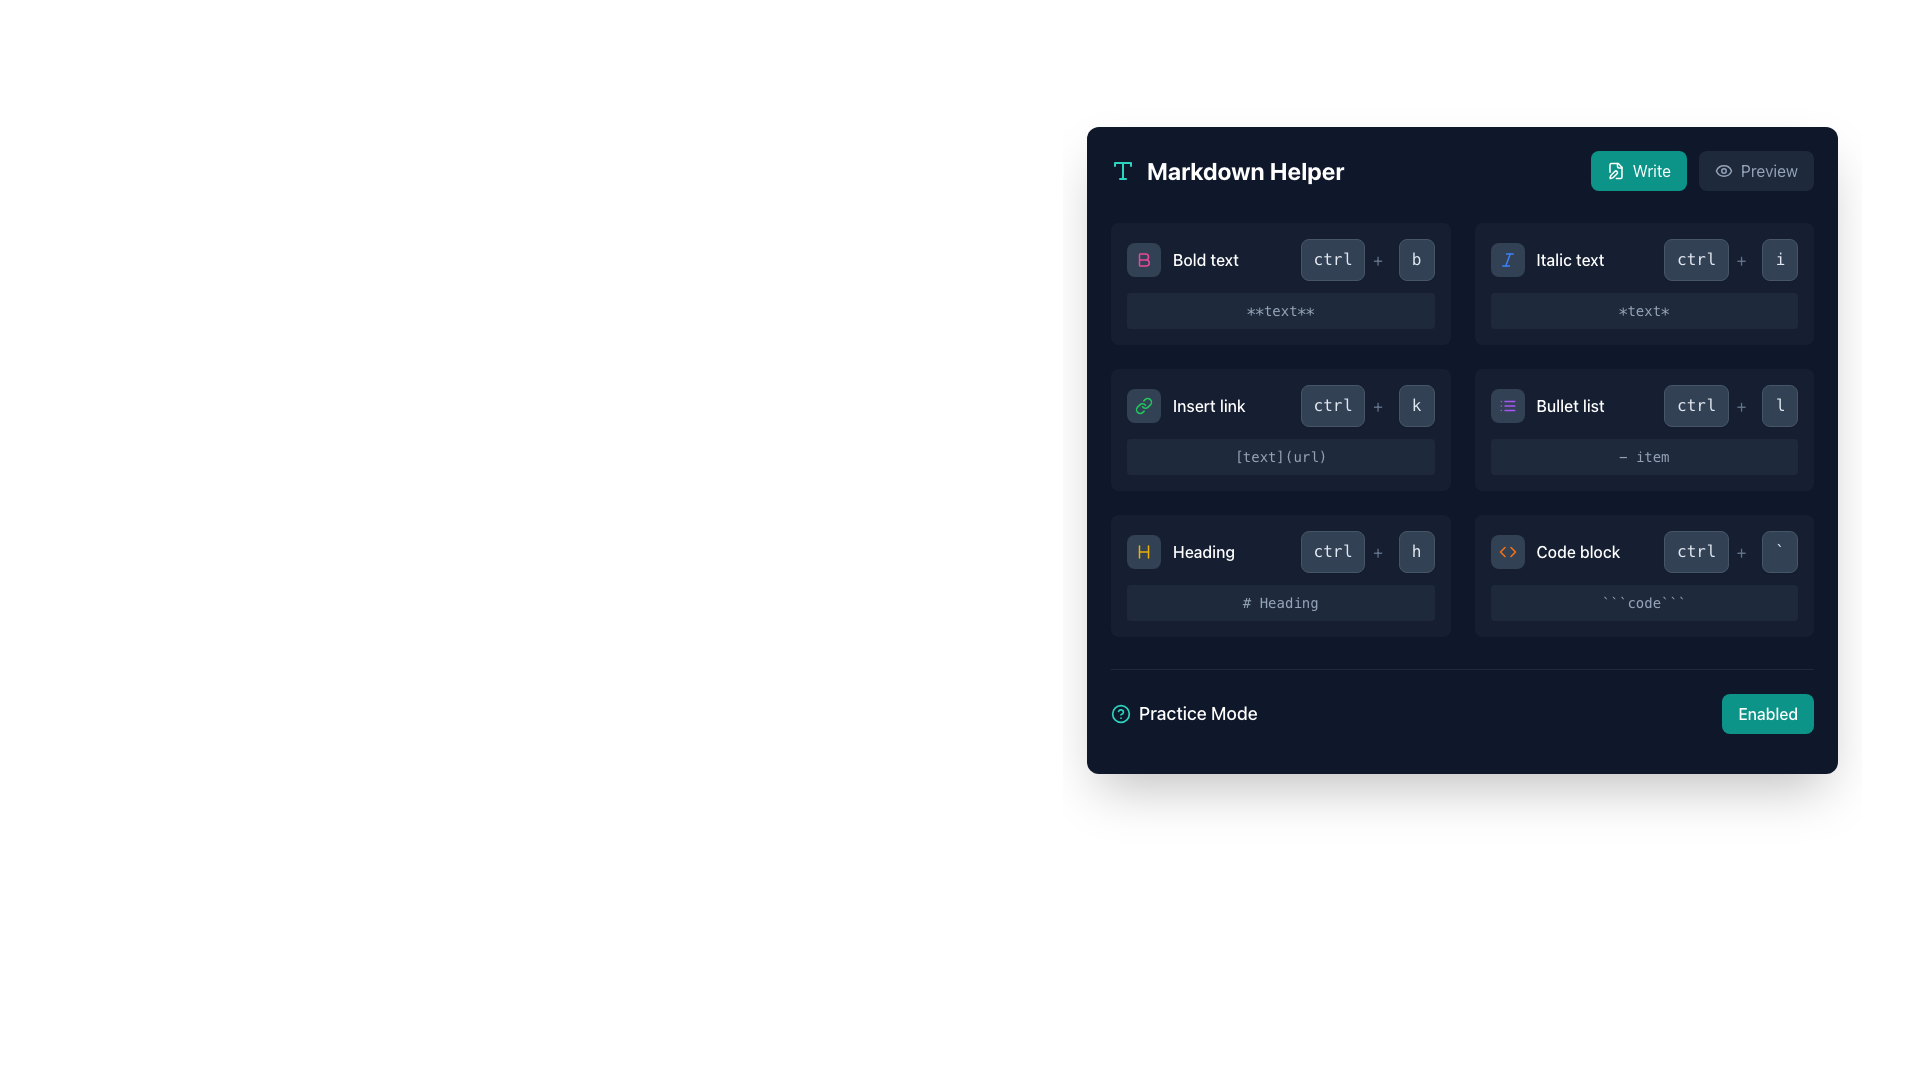 The height and width of the screenshot is (1080, 1920). Describe the element at coordinates (1332, 258) in the screenshot. I see `the button-like text display labeled 'ctrl', which has a dark slate background and is part of the keyboard shortcut group for 'Bold text'` at that location.